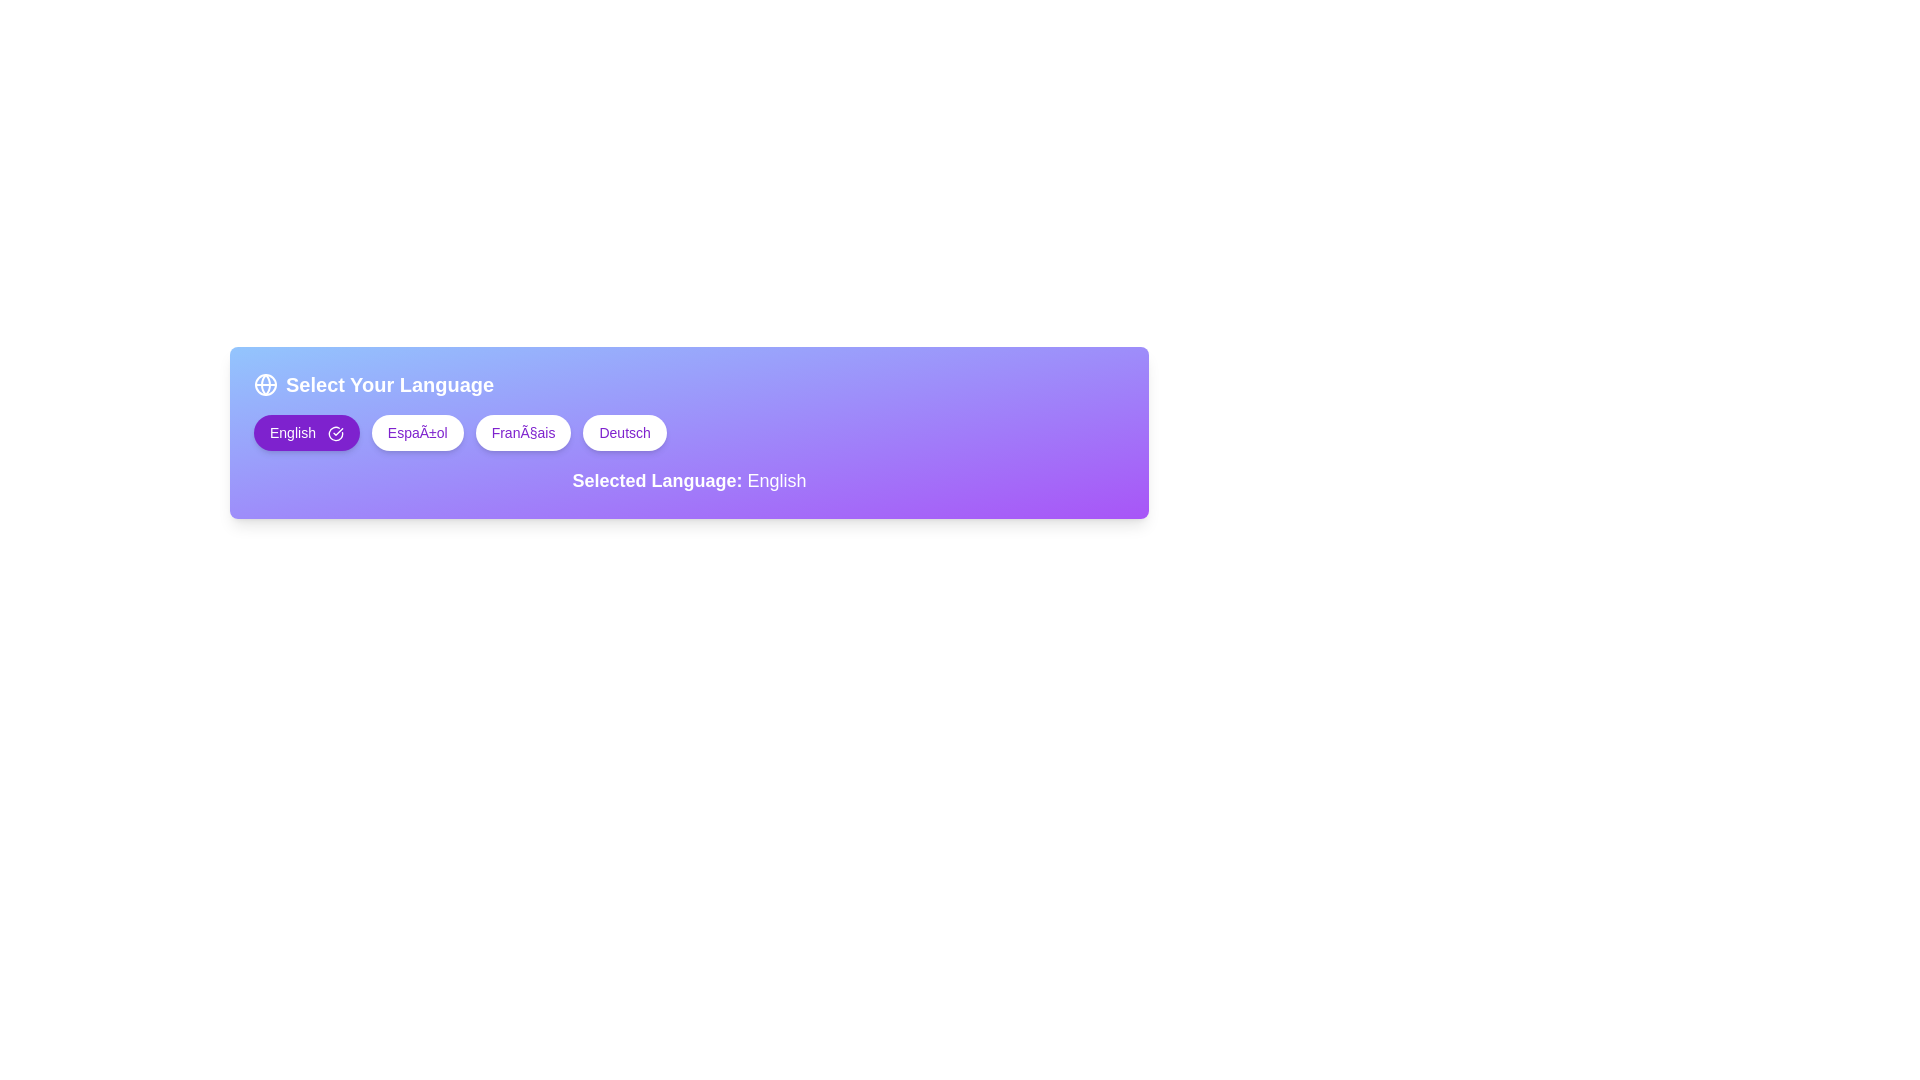 This screenshot has width=1920, height=1080. I want to click on the language selection confirmation icon indicating that 'English' is selected, located to the right of the text 'English' in the upper left corner of the card labeled 'Select Your Language', so click(335, 433).